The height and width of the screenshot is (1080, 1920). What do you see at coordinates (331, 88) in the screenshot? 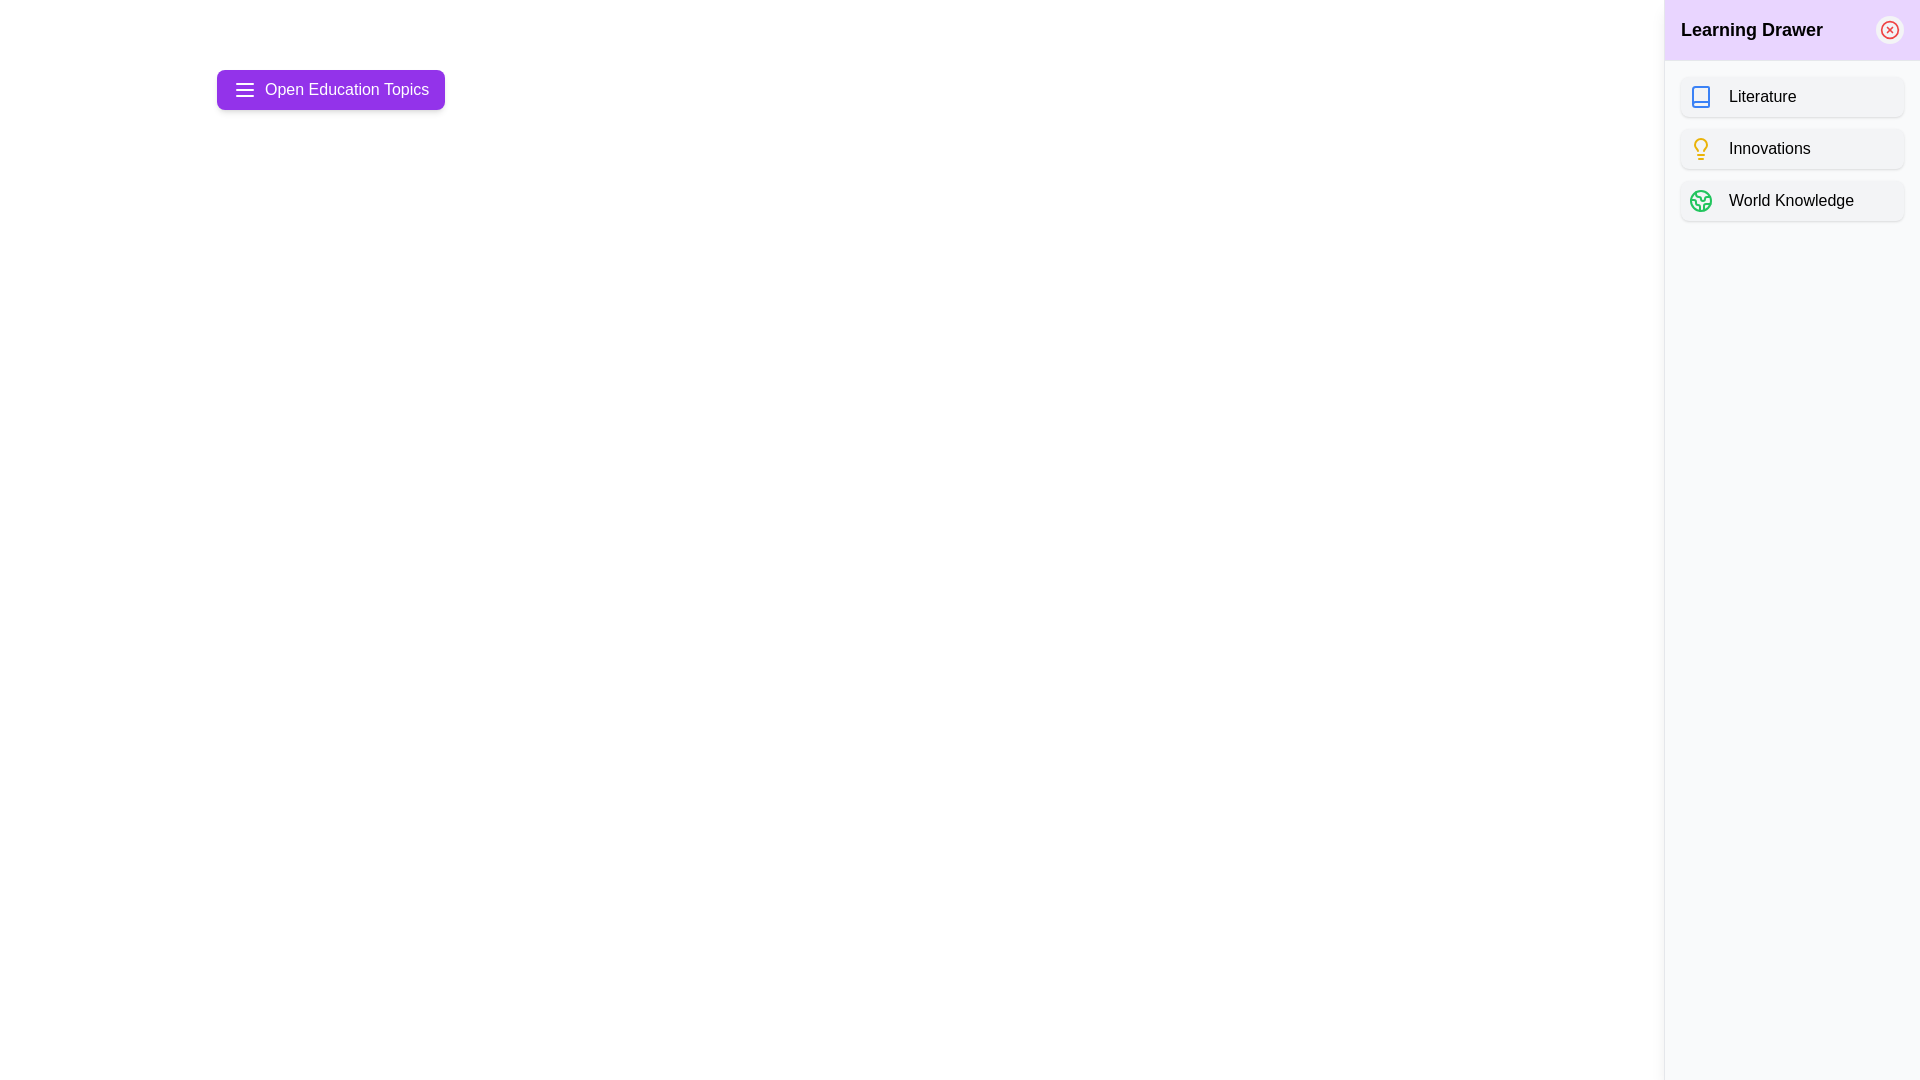
I see `purple button labeled 'Open Education Topics' to toggle the drawer` at bounding box center [331, 88].